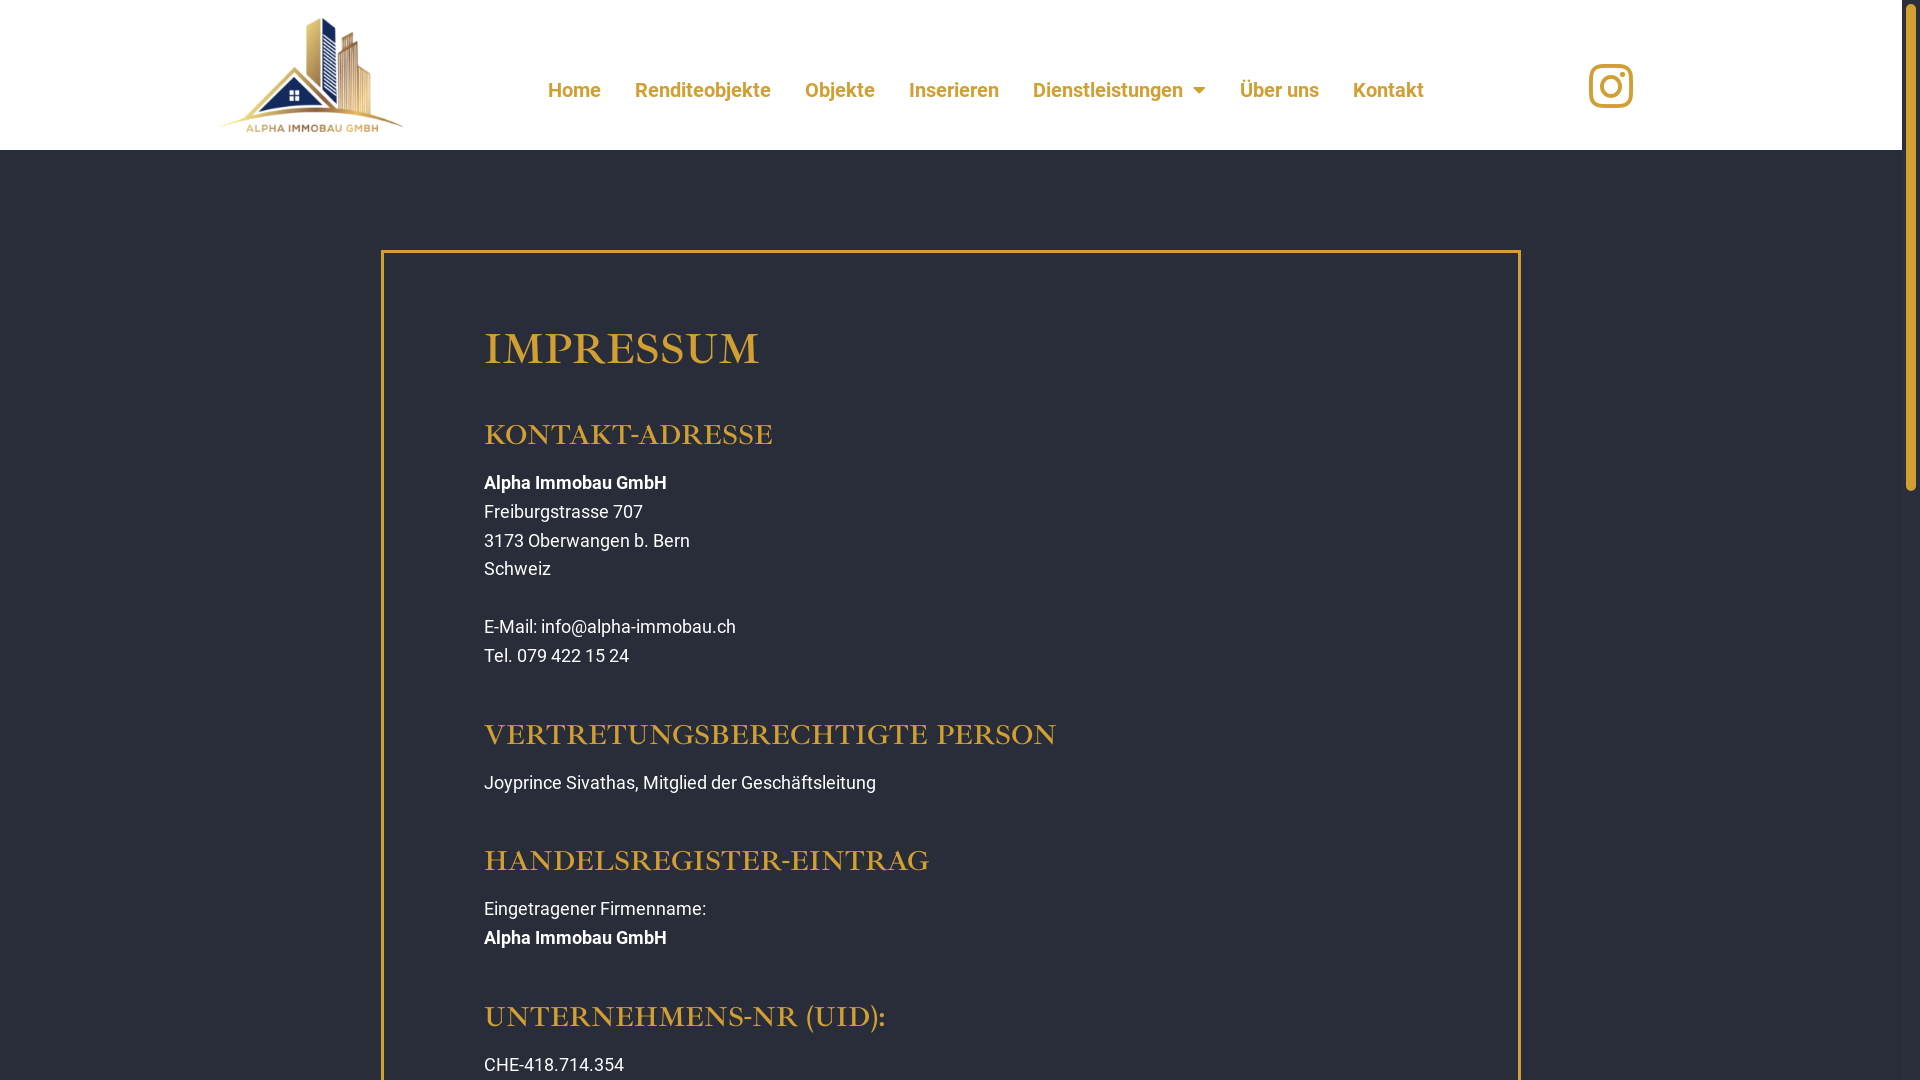 This screenshot has height=1080, width=1920. Describe the element at coordinates (1335, 88) in the screenshot. I see `'Kontakt'` at that location.